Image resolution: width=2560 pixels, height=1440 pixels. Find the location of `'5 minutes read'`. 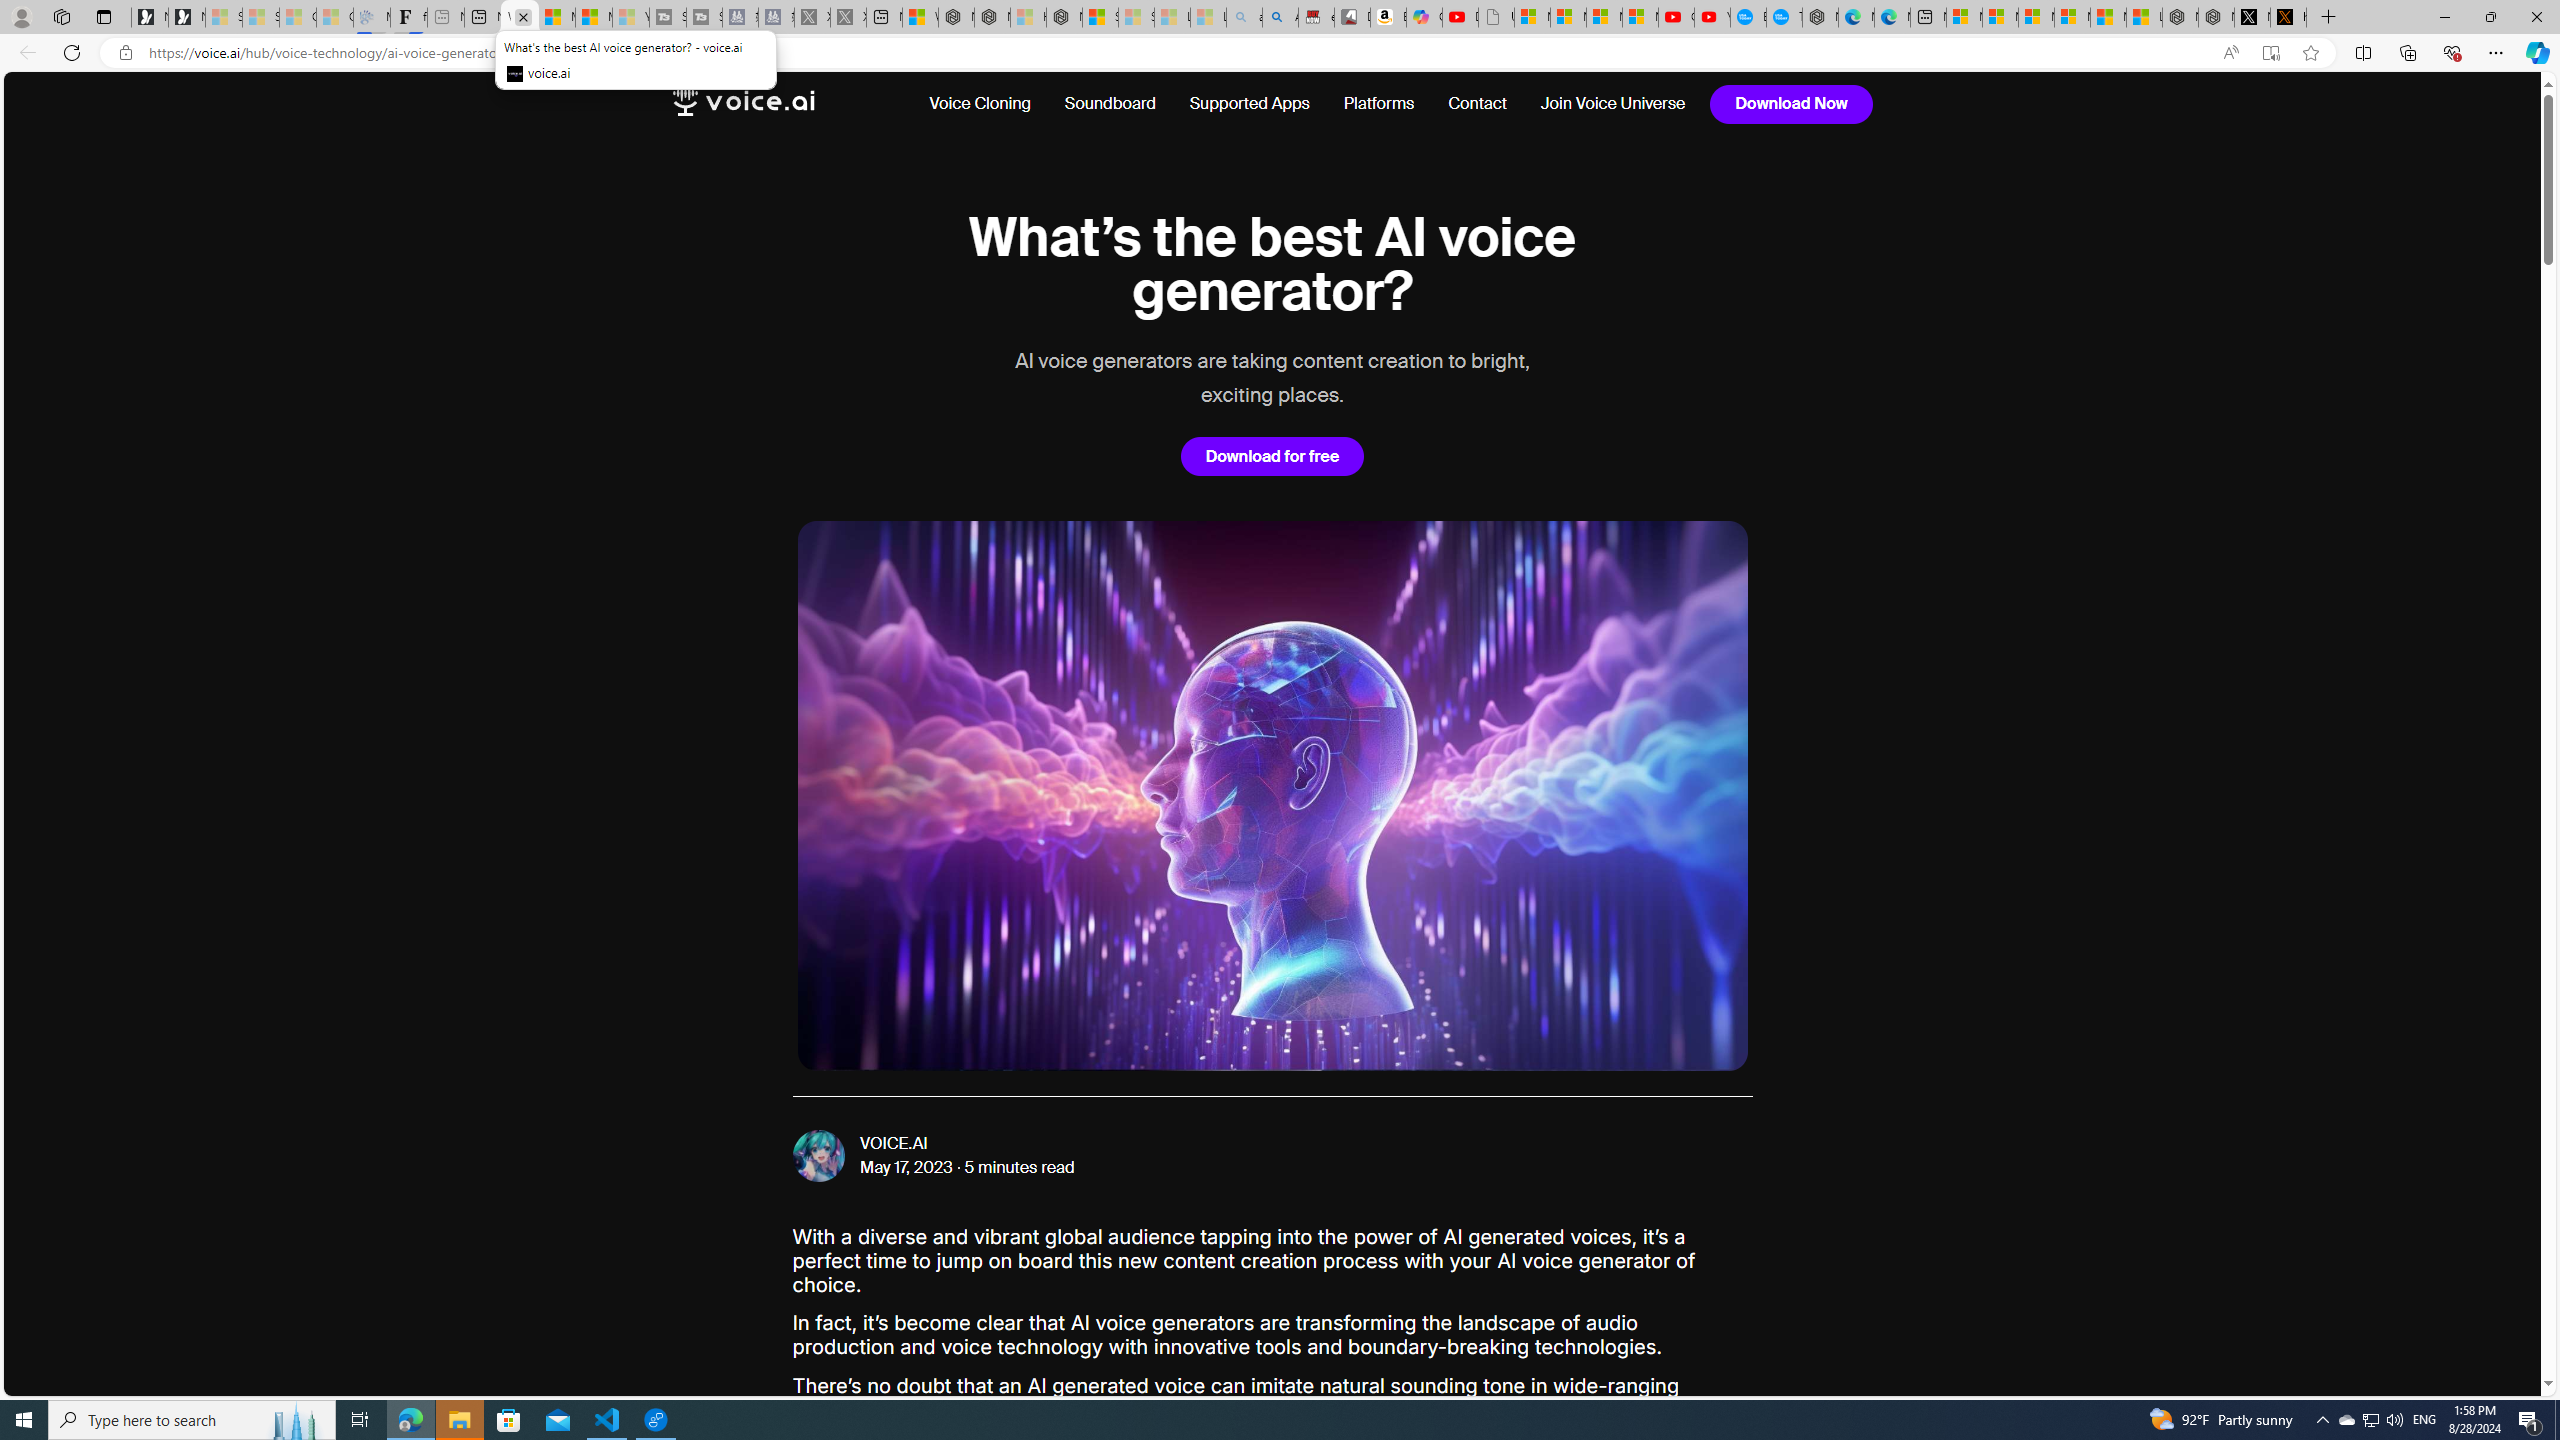

'5 minutes read' is located at coordinates (1019, 1167).